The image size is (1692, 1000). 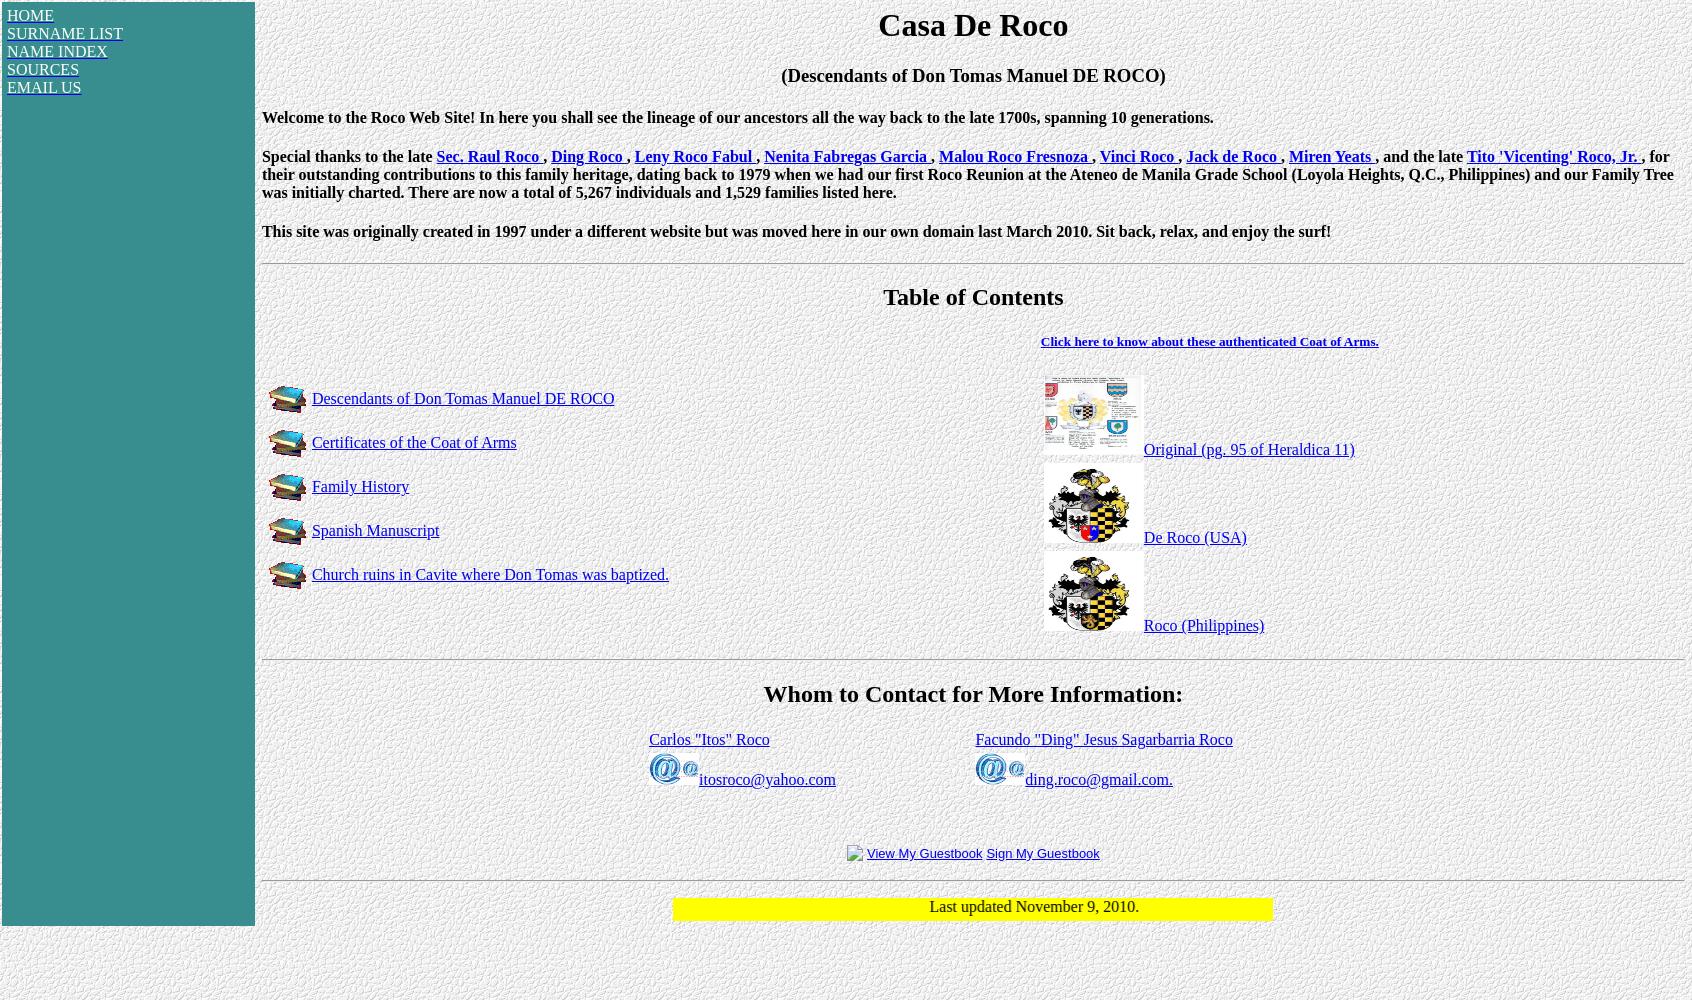 I want to click on ', and the late', so click(x=1419, y=155).